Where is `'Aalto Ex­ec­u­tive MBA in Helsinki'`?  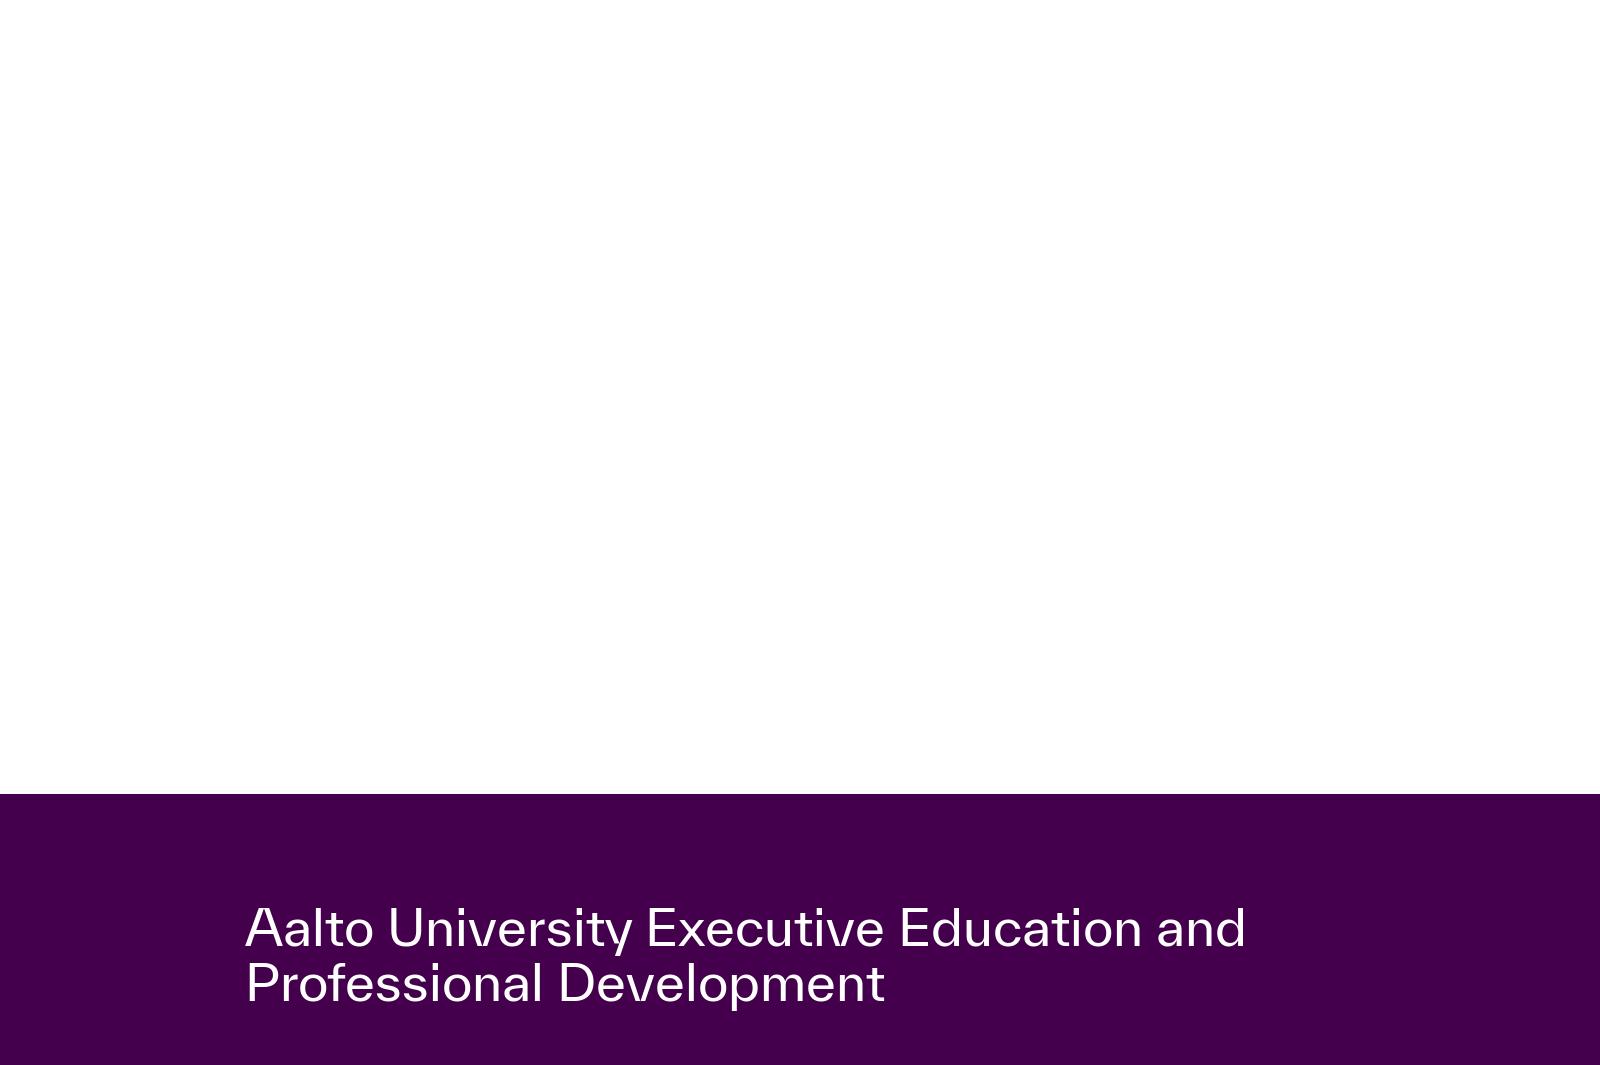 'Aalto Ex­ec­u­tive MBA in Helsinki' is located at coordinates (394, 137).